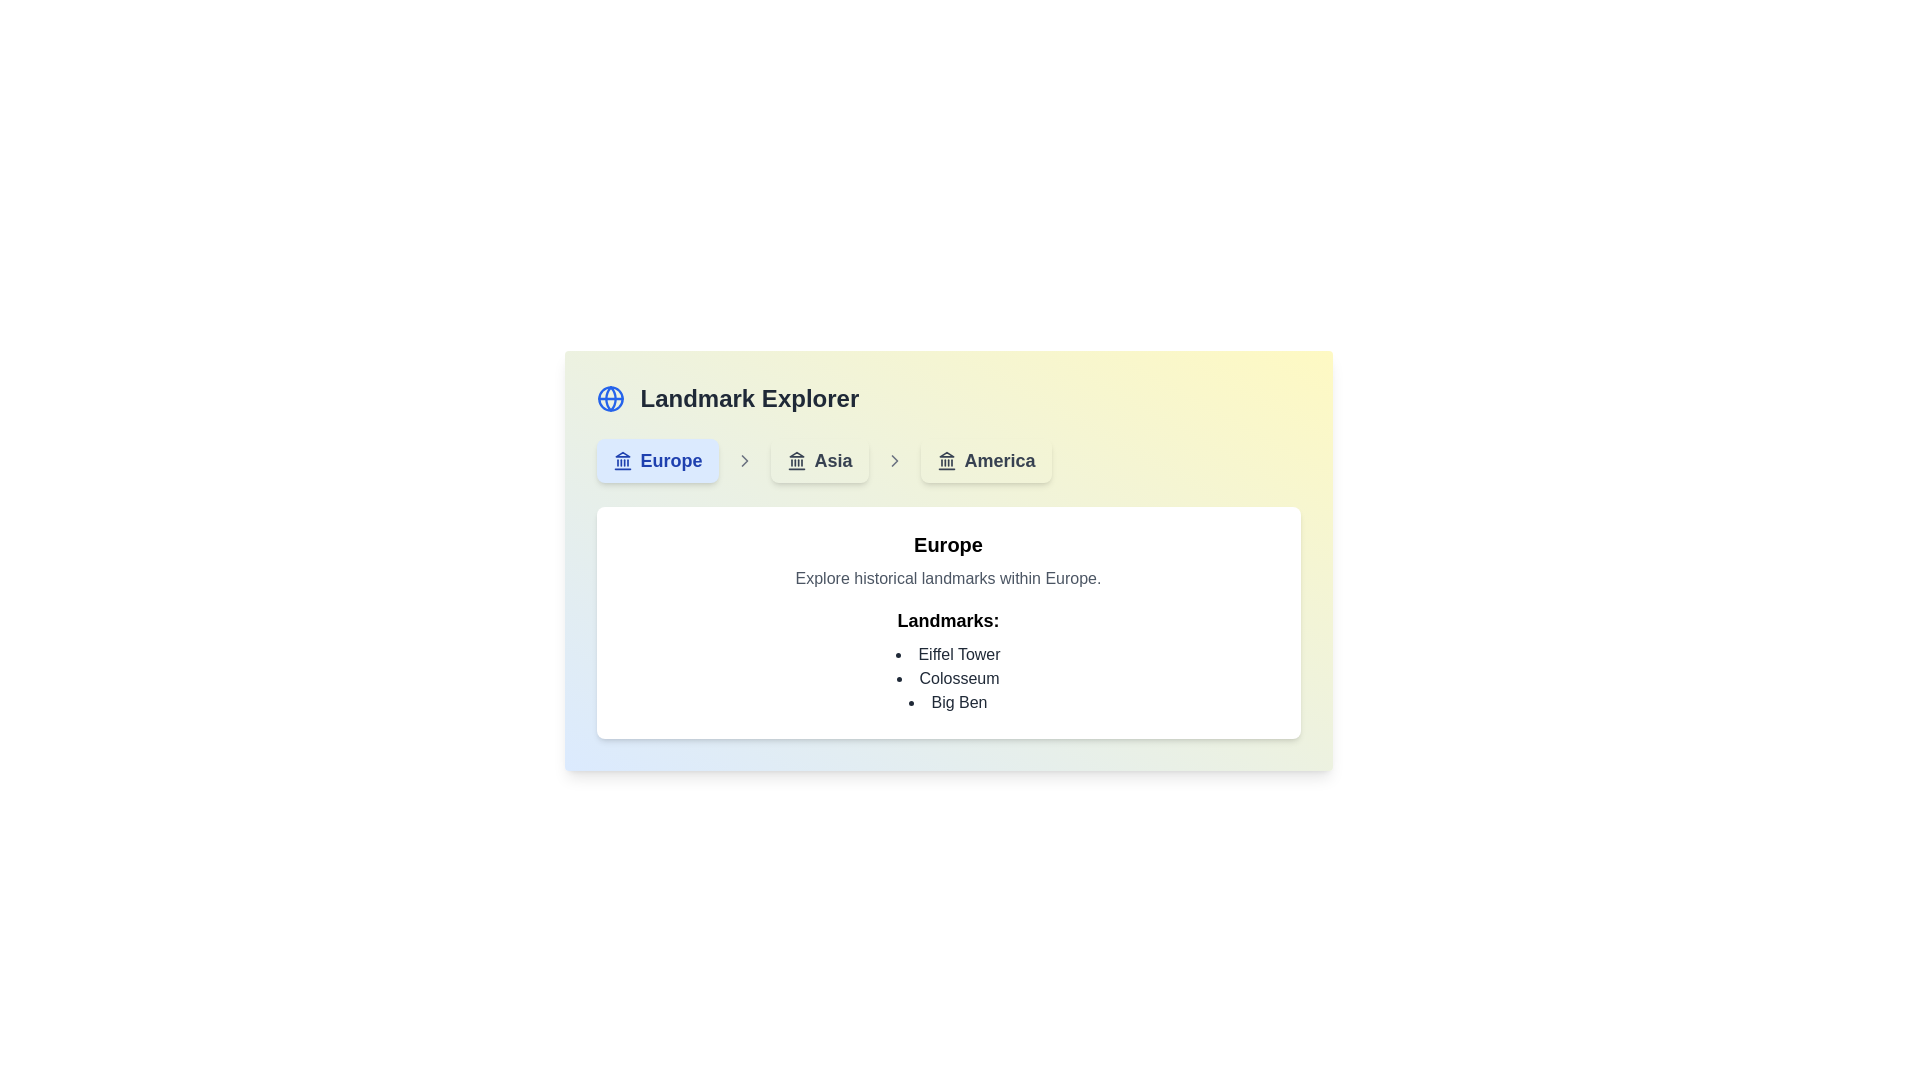  I want to click on the decorative globe icon located to the left of the 'Landmark Explorer' title in the header area of the panel, so click(609, 398).